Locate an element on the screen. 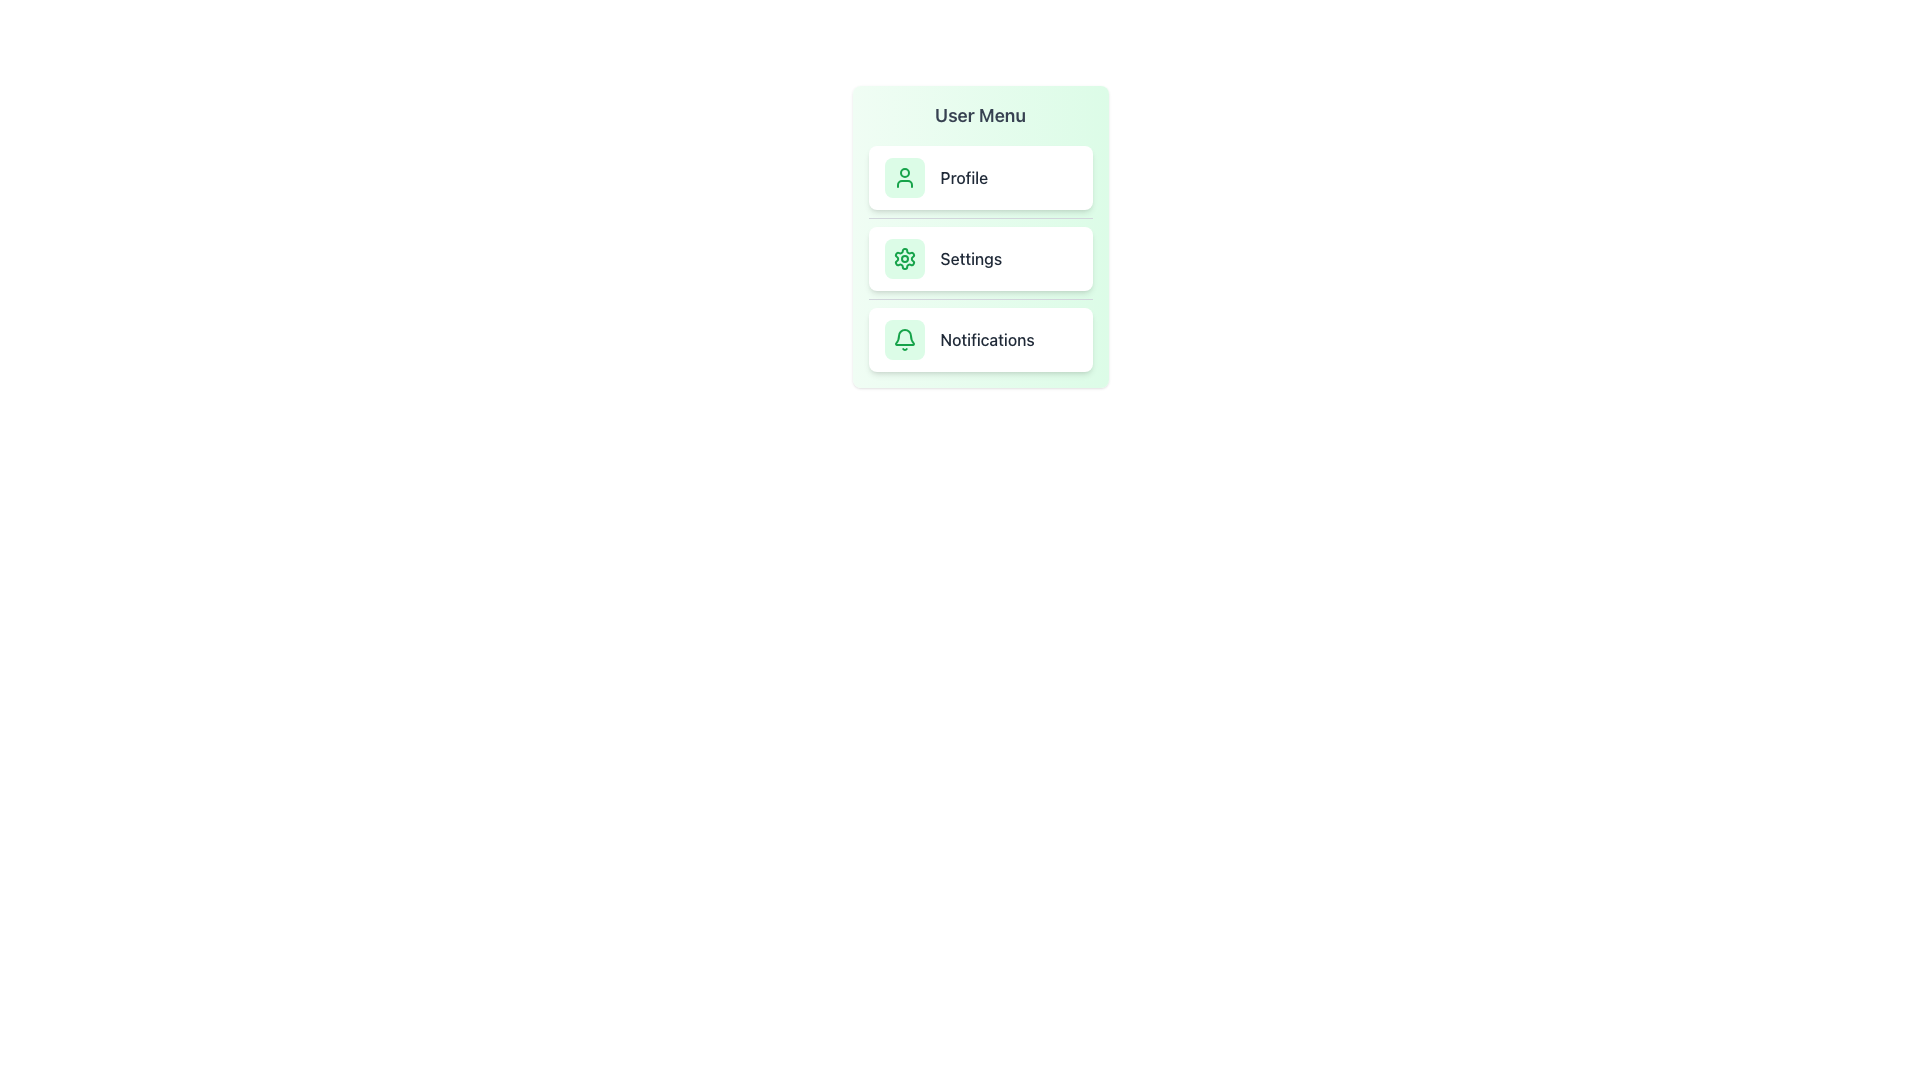  the thin horizontal light gray separator line that divides the 'Settings' and 'Notifications' menu options in the user menu is located at coordinates (980, 299).